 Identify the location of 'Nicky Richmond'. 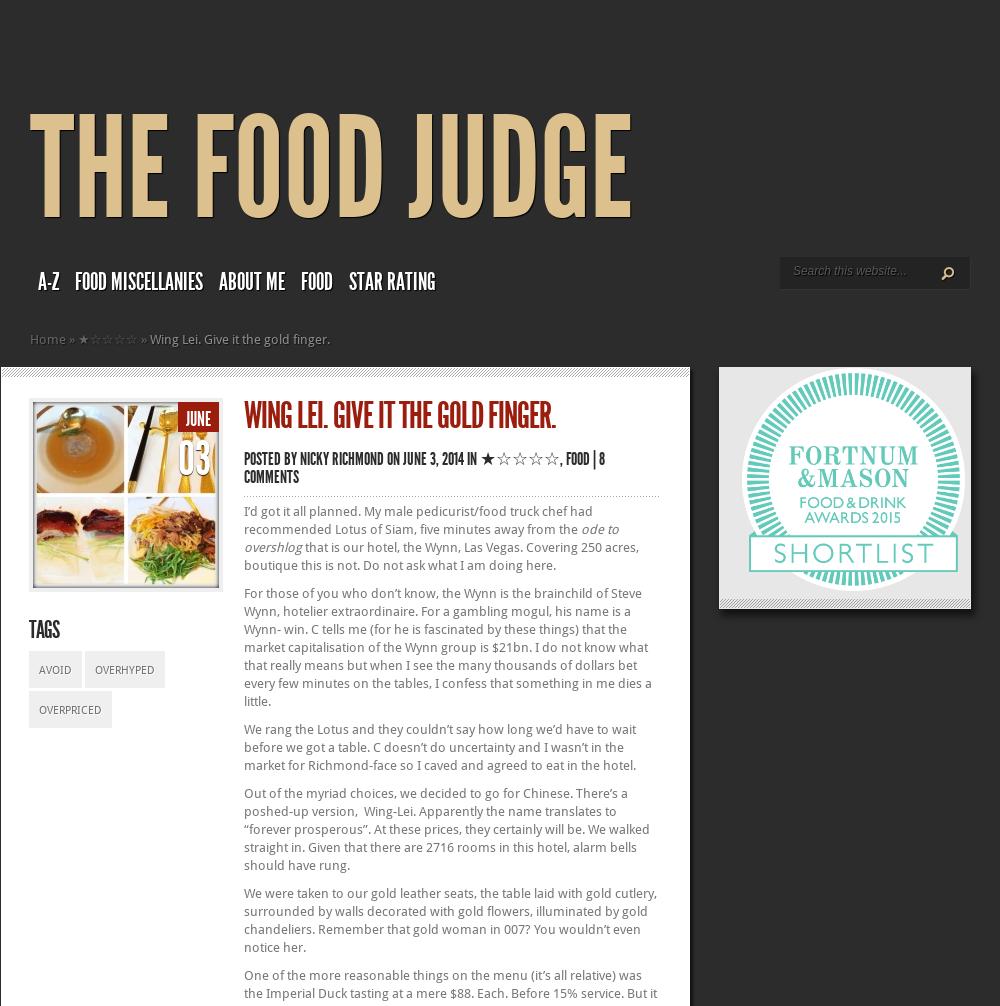
(300, 458).